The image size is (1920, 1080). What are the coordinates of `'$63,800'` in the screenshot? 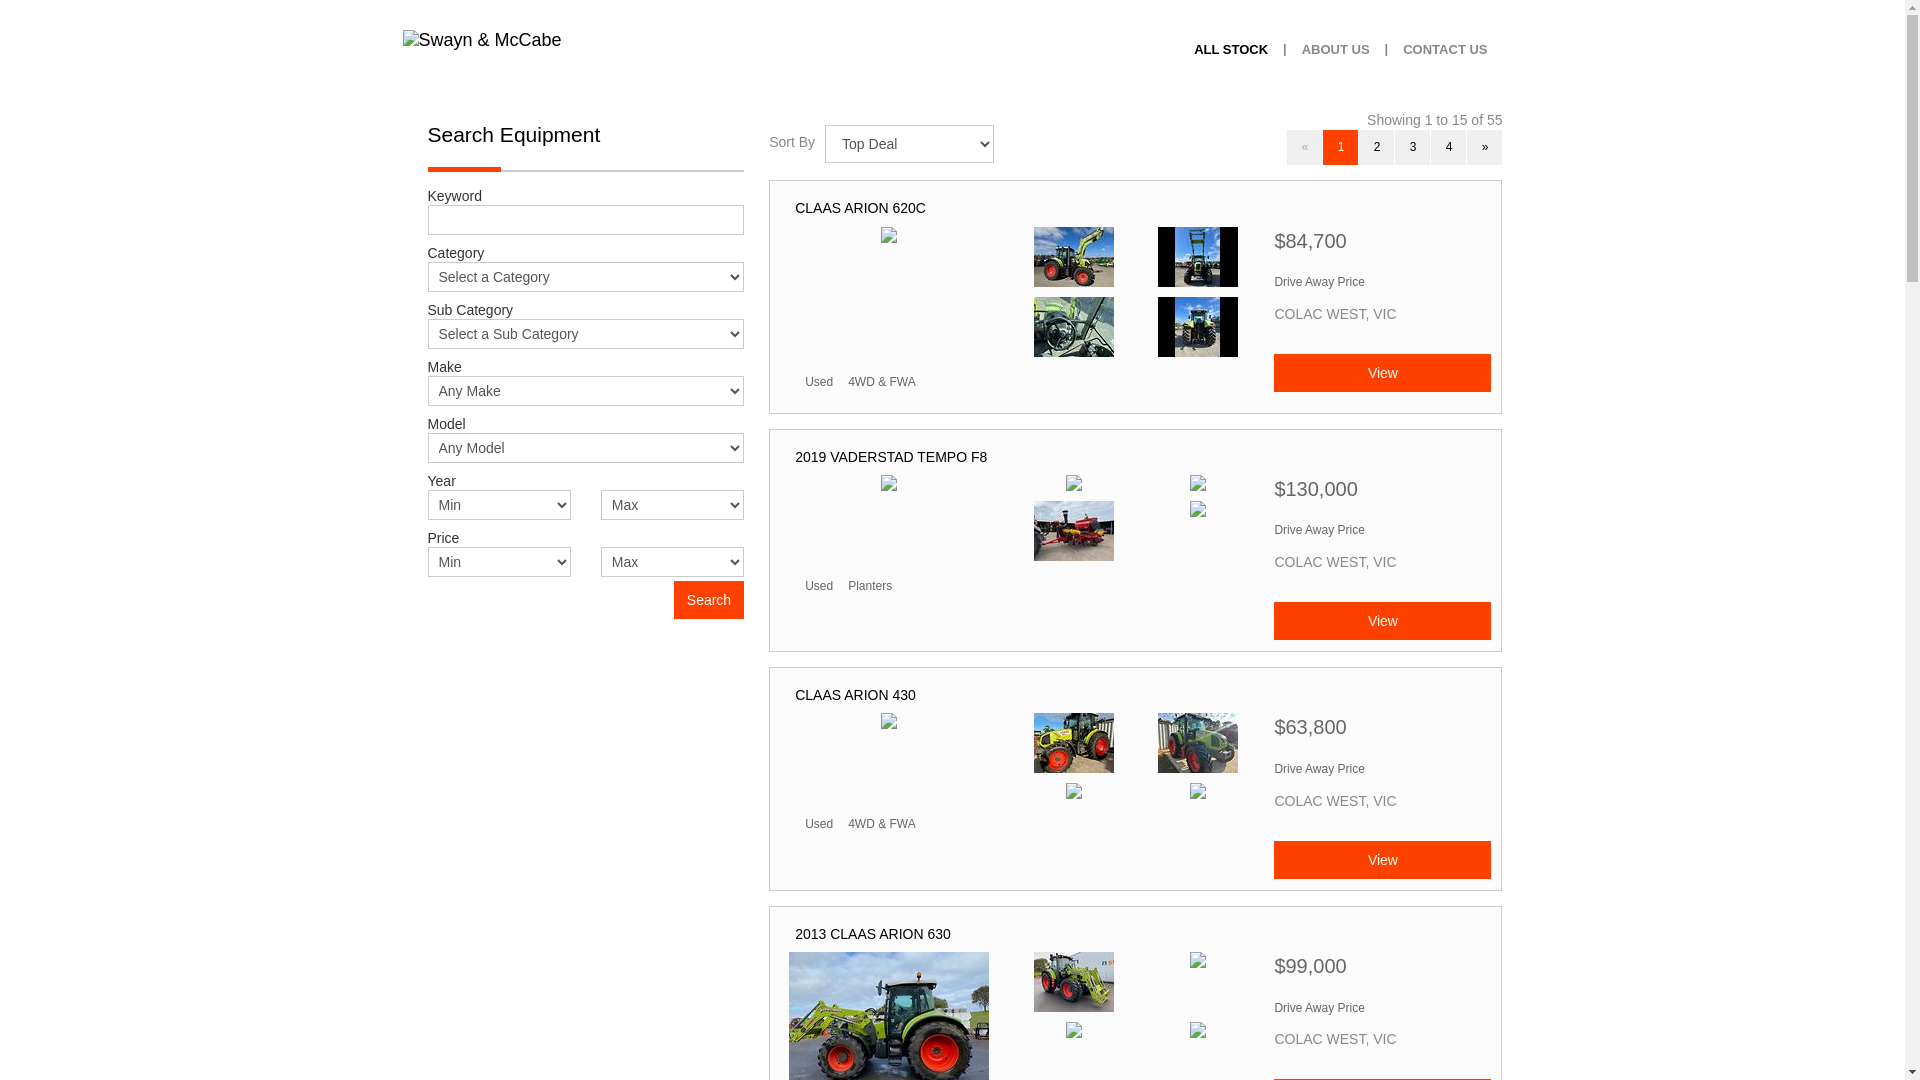 It's located at (1381, 732).